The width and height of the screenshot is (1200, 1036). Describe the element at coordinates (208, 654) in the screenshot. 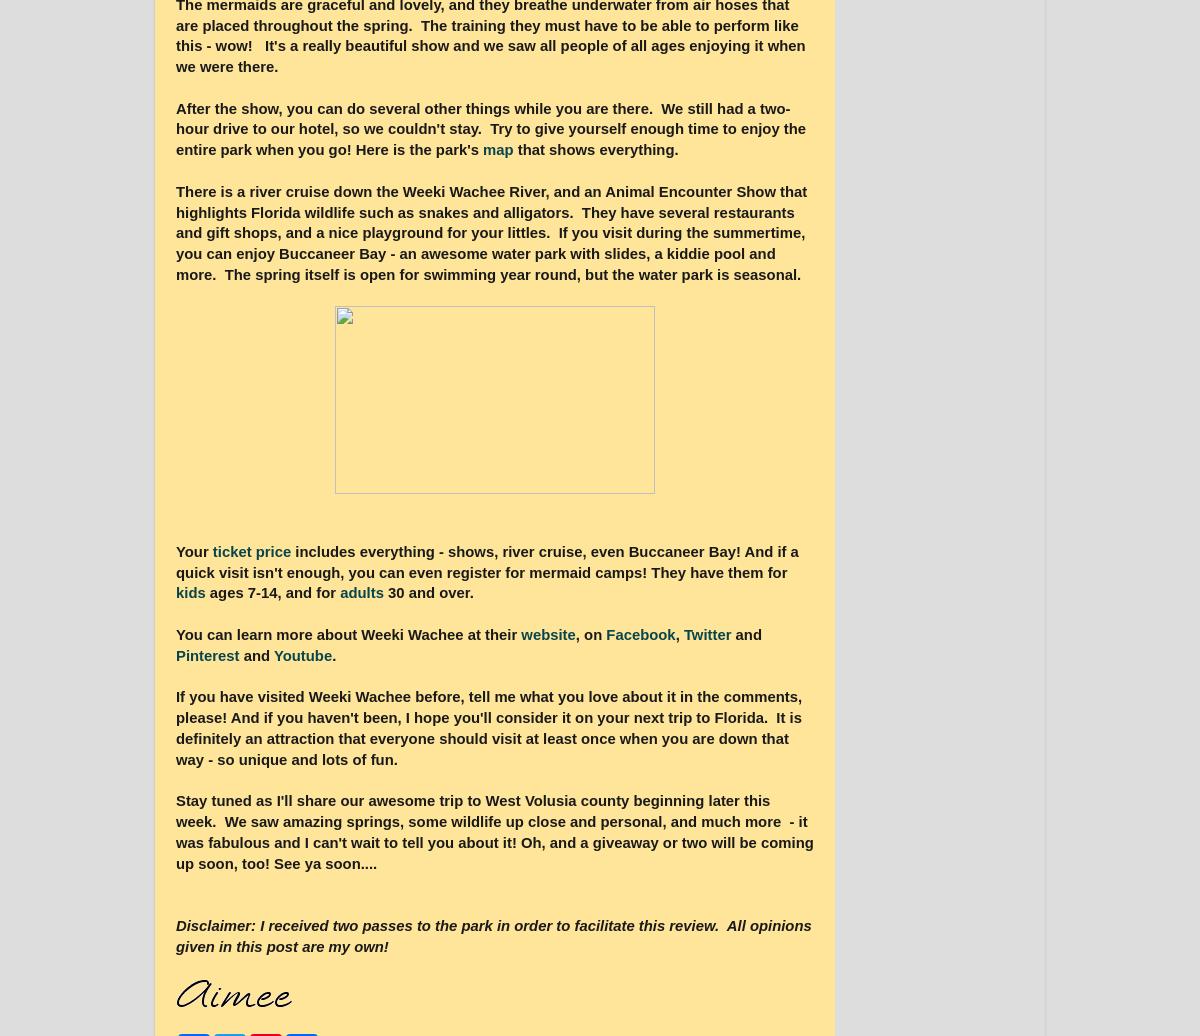

I see `'Pinterest'` at that location.